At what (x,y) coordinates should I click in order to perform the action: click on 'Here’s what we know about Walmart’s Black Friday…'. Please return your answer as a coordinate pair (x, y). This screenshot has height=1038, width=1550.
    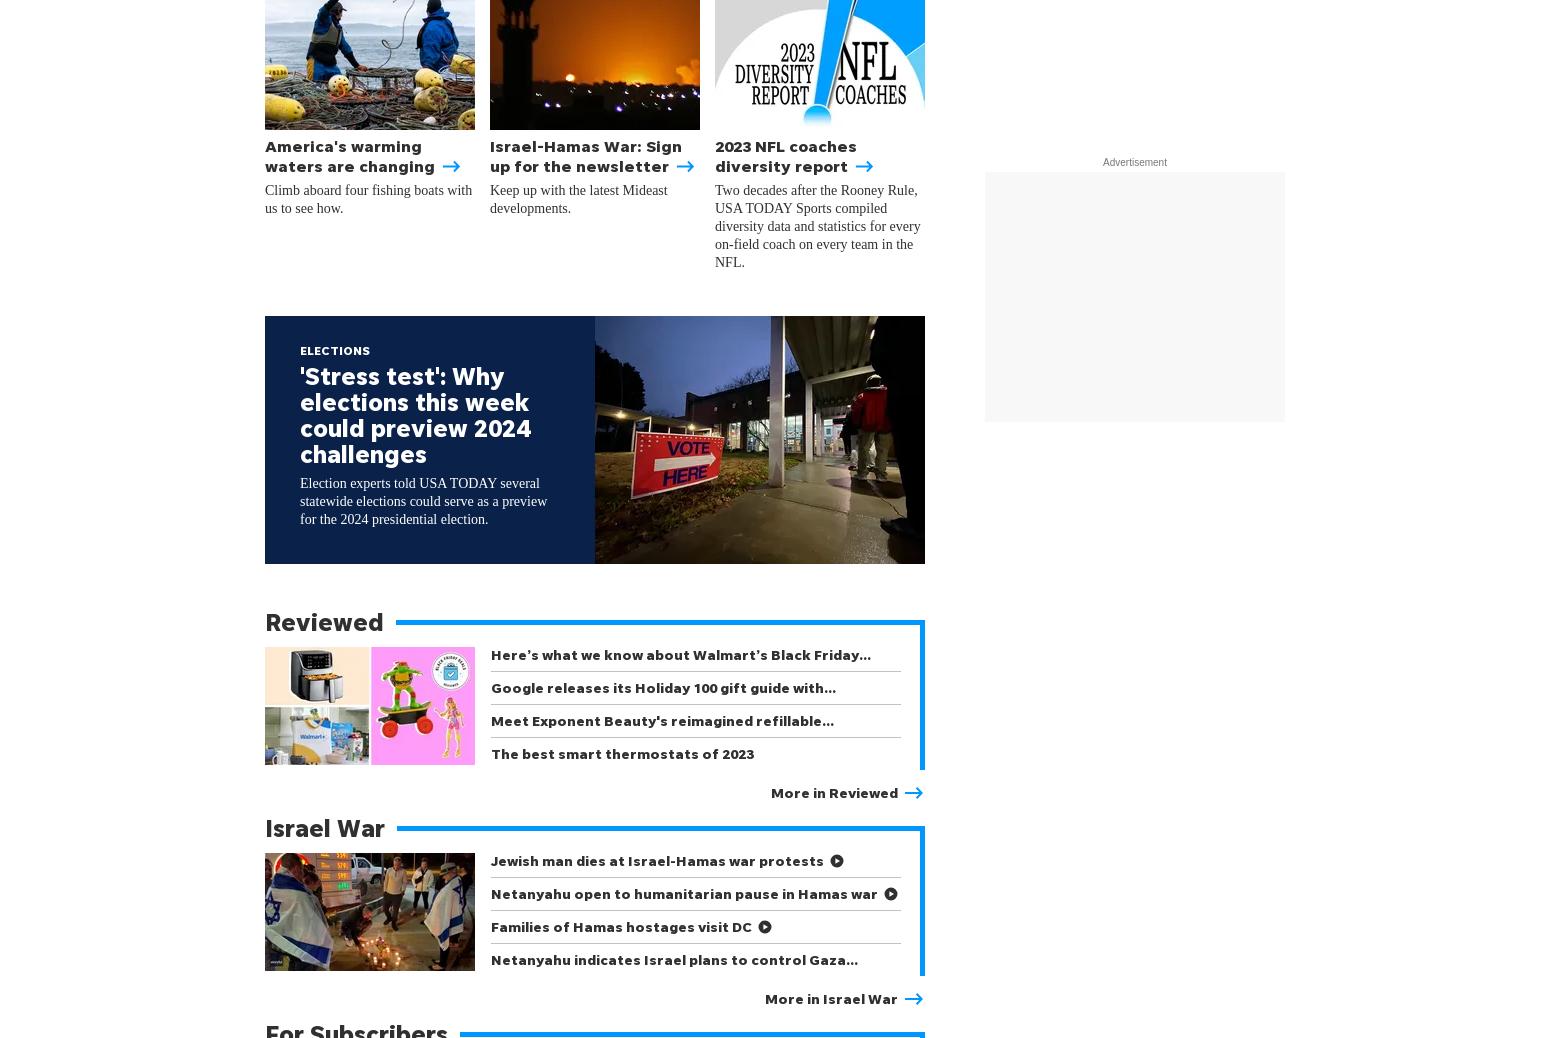
    Looking at the image, I should click on (680, 653).